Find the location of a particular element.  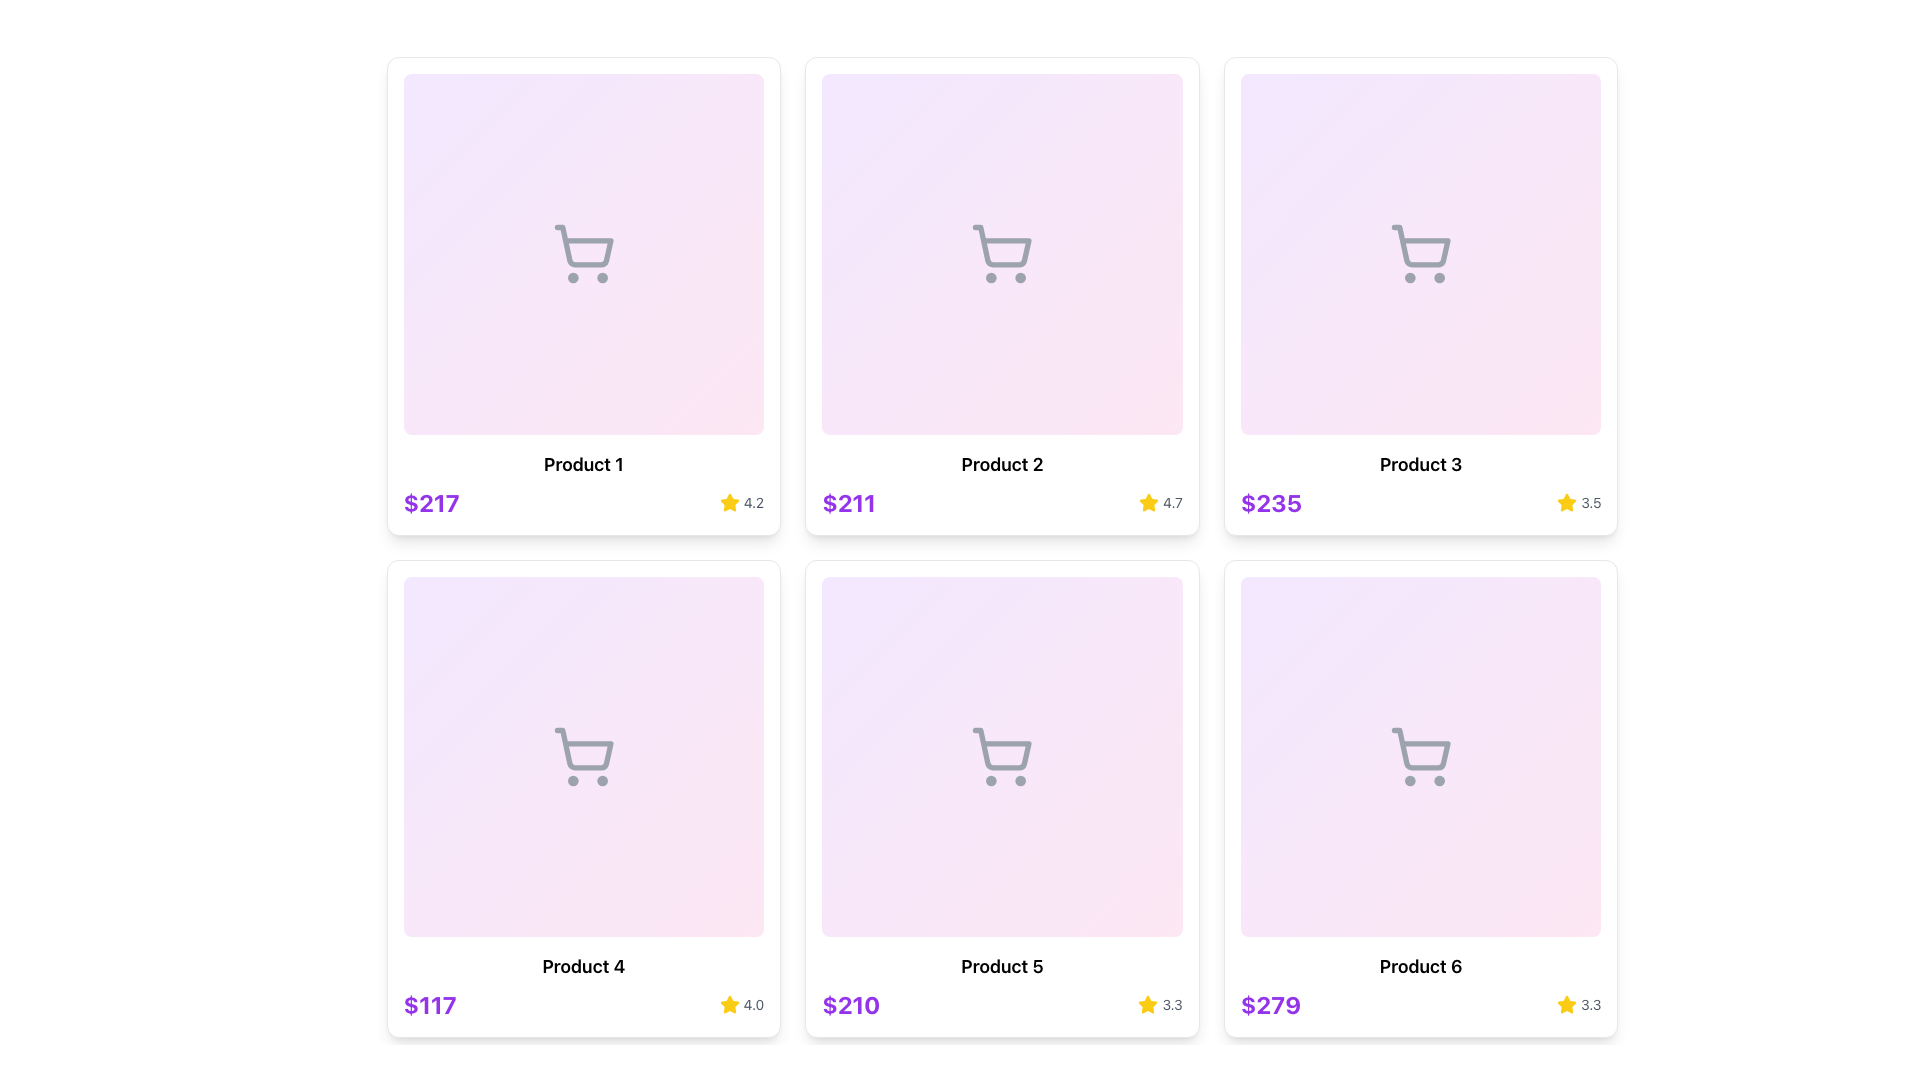

the basket section of the shopping cart icon located at the center of the 'Product 4' card is located at coordinates (583, 749).